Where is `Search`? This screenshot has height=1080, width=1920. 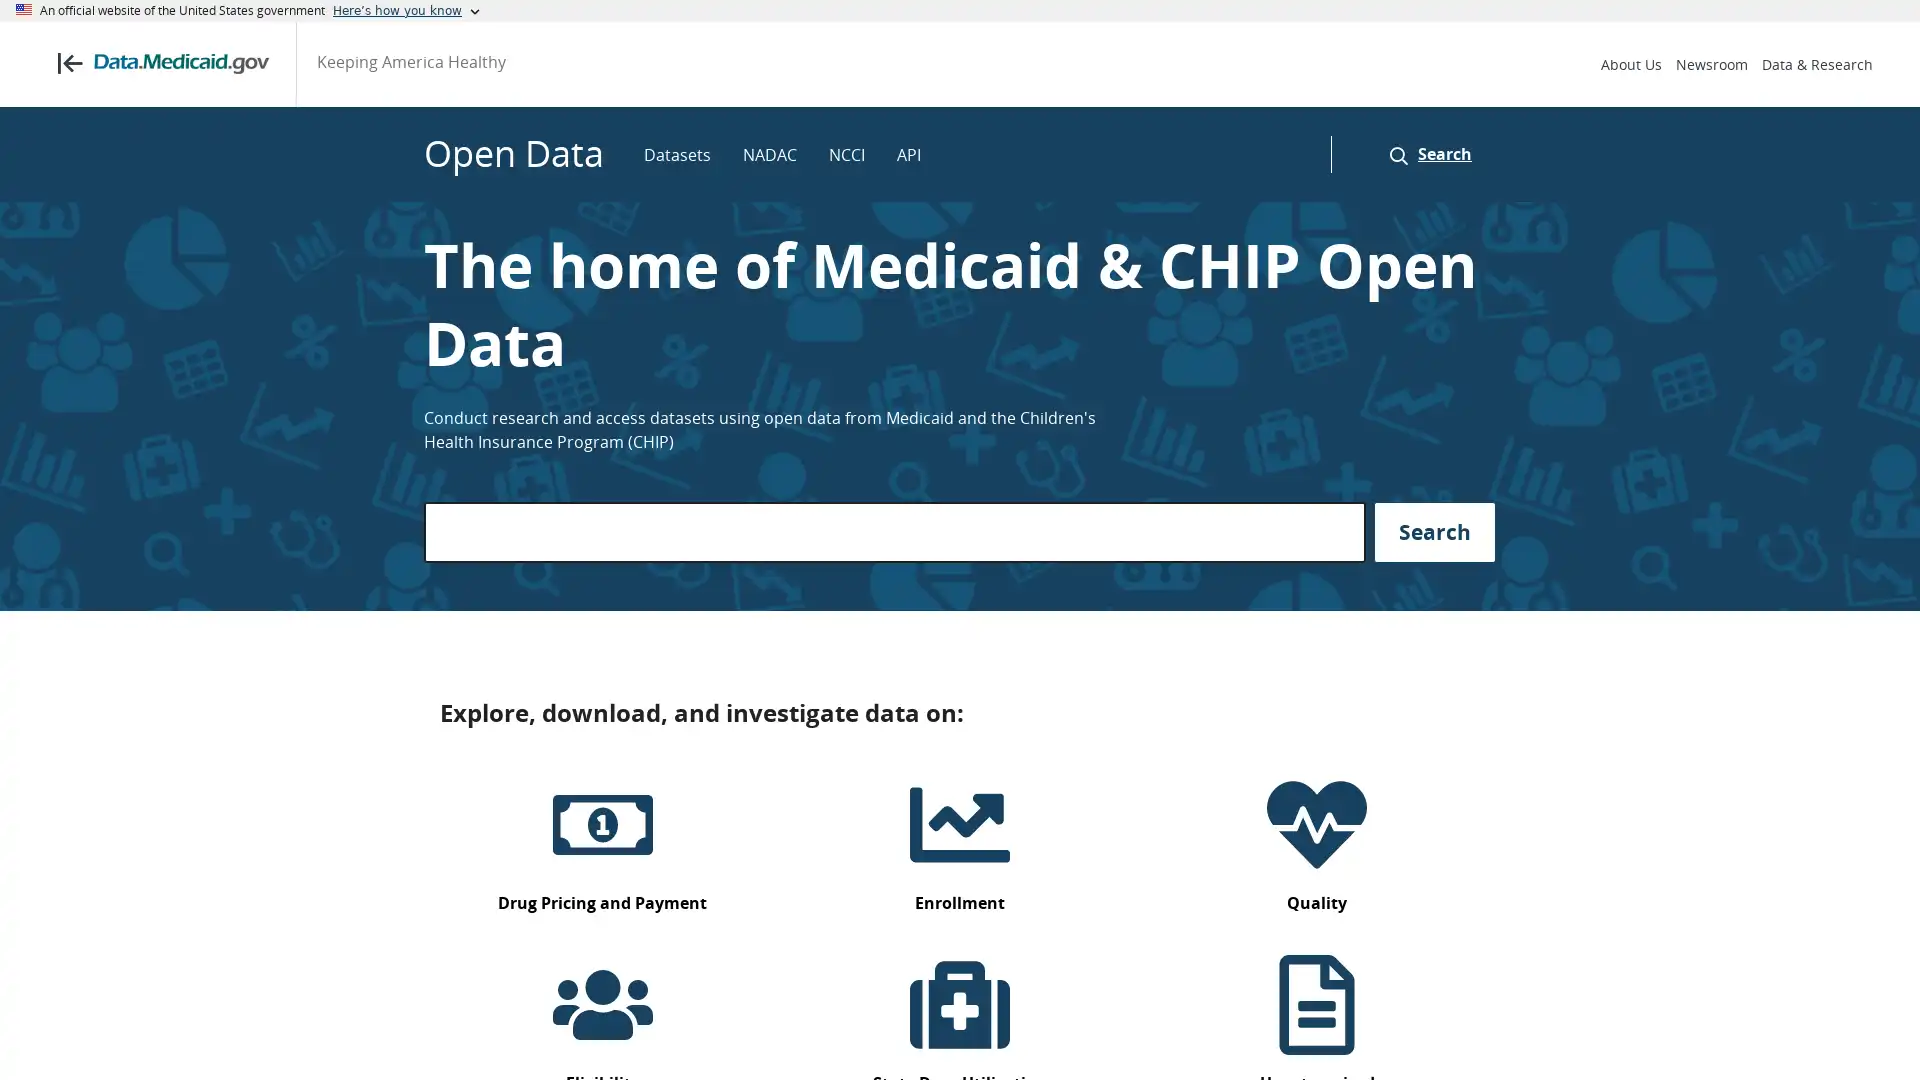
Search is located at coordinates (1434, 531).